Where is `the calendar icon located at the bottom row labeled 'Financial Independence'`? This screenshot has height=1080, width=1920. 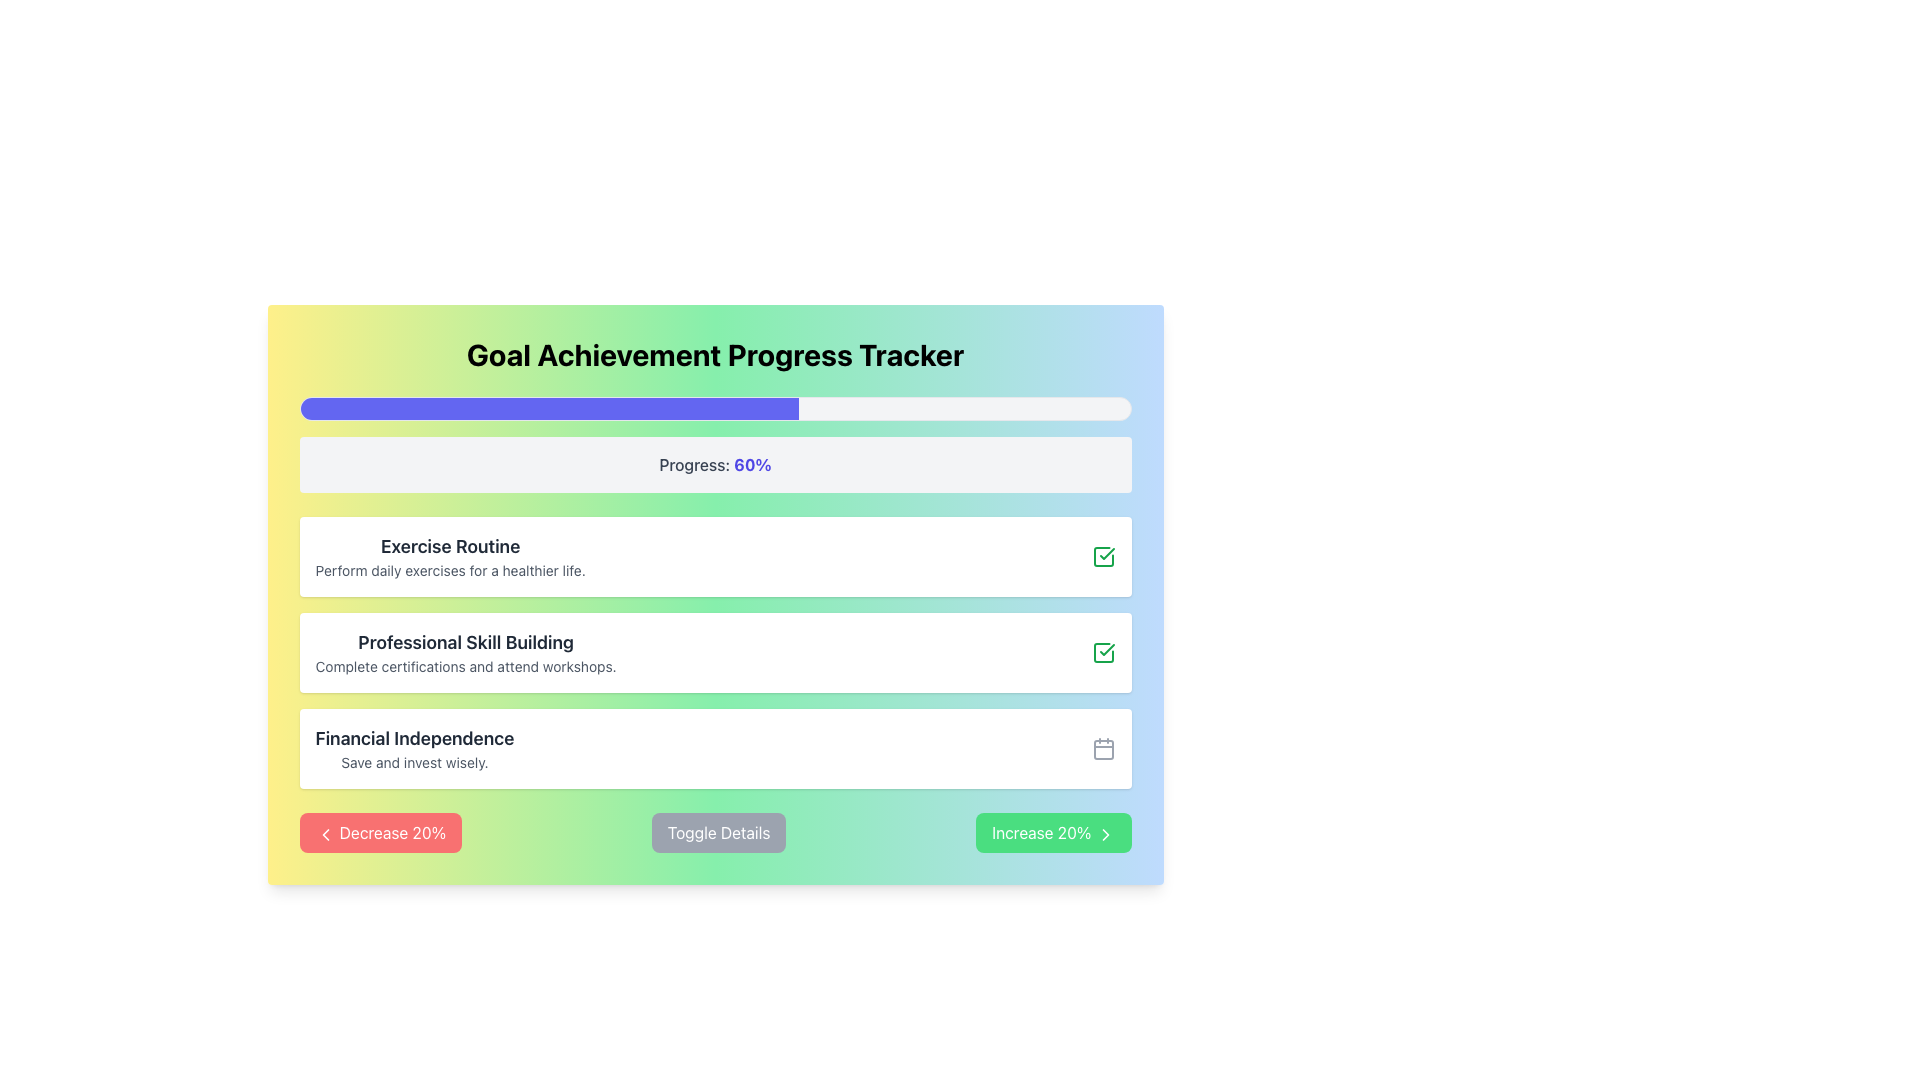 the calendar icon located at the bottom row labeled 'Financial Independence' is located at coordinates (1102, 749).